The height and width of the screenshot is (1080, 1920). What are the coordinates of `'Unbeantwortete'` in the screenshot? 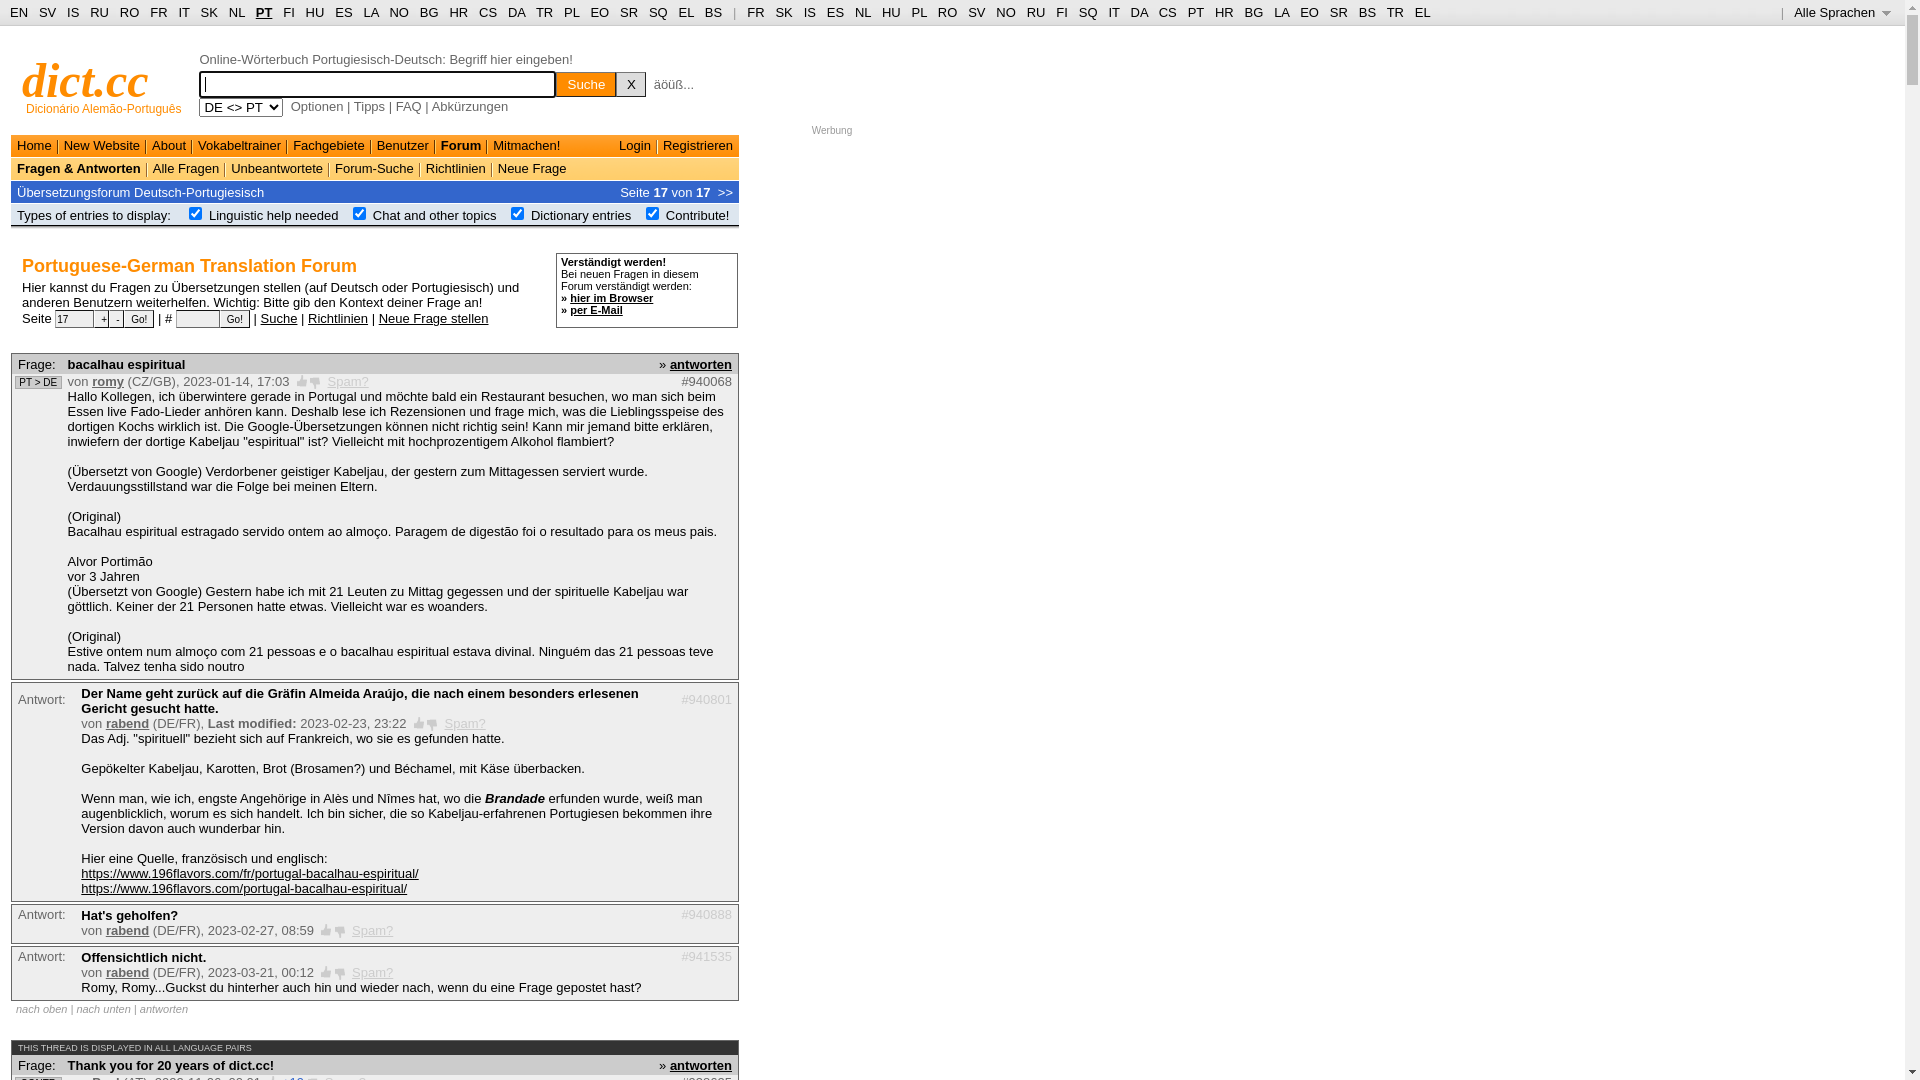 It's located at (276, 167).